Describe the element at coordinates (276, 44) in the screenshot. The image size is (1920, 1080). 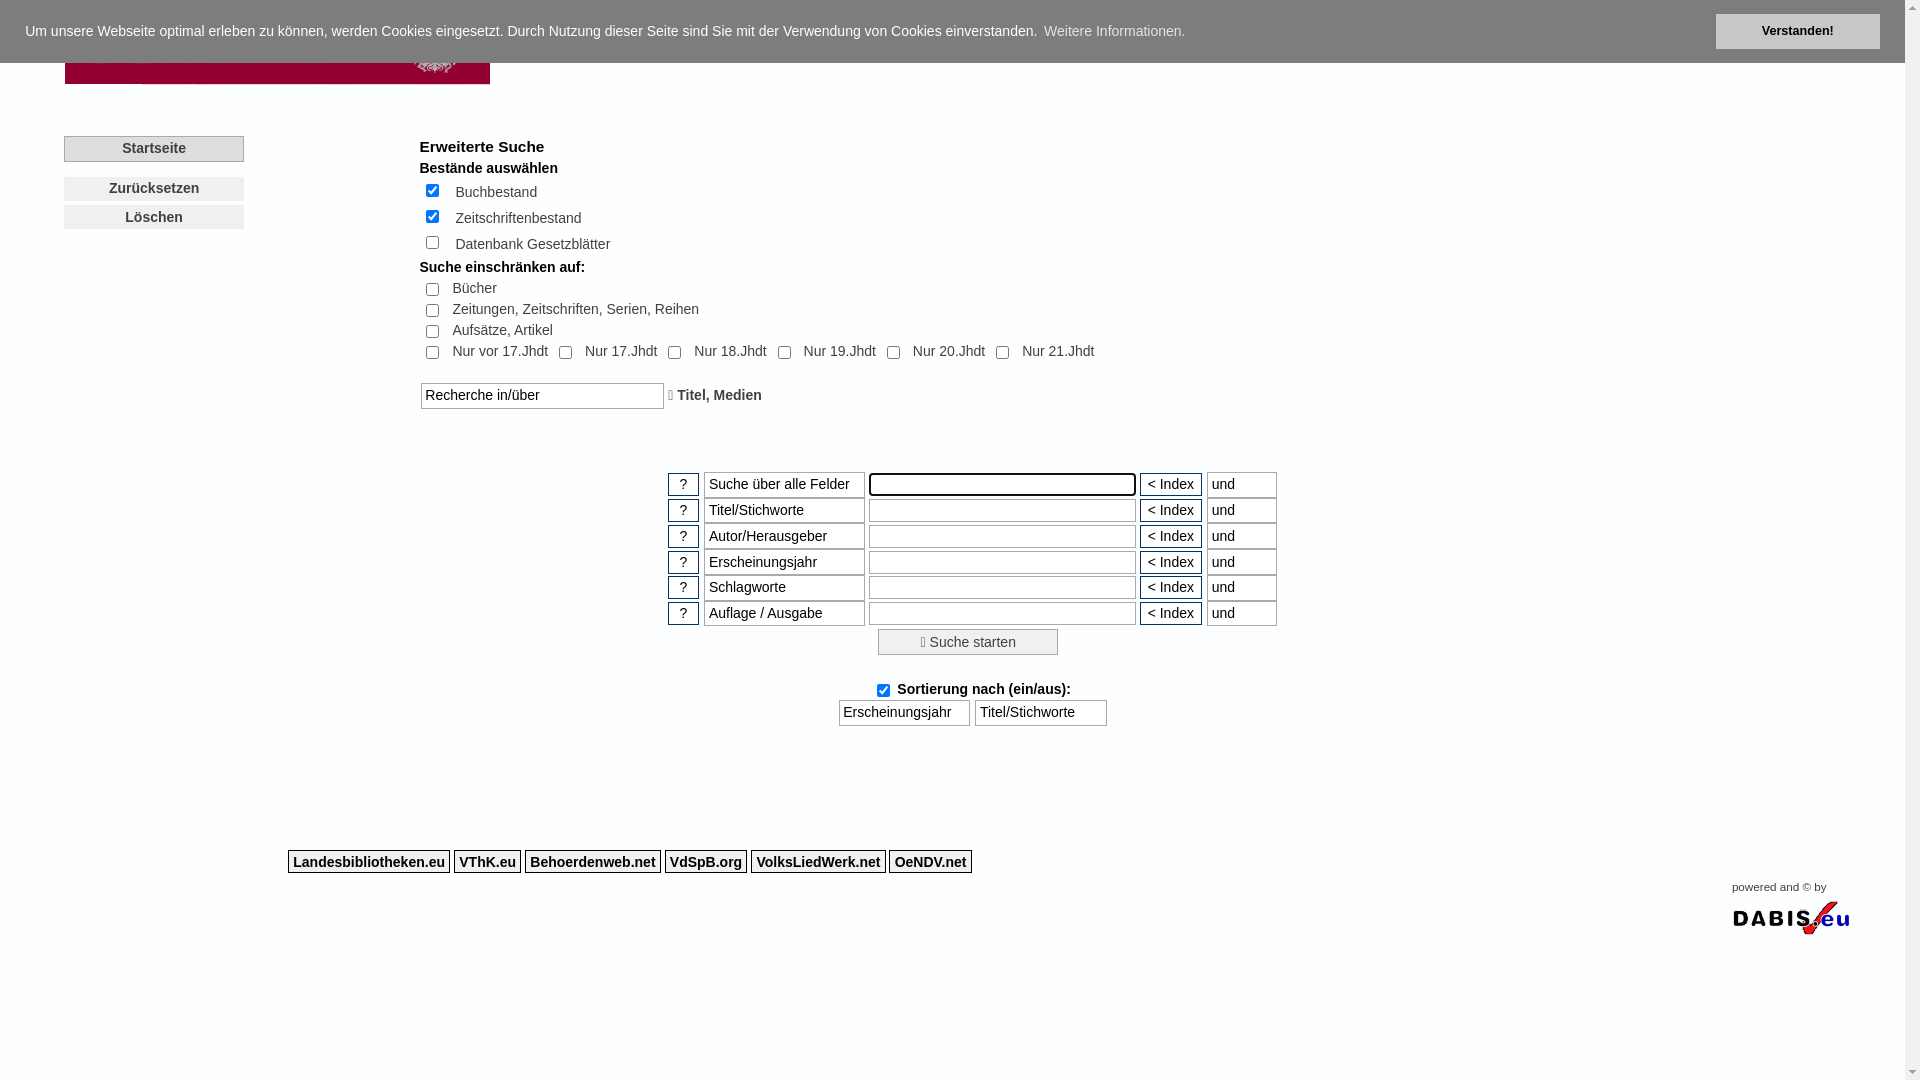
I see `'Zentralbibliothek Oberster Gerichtshof'` at that location.